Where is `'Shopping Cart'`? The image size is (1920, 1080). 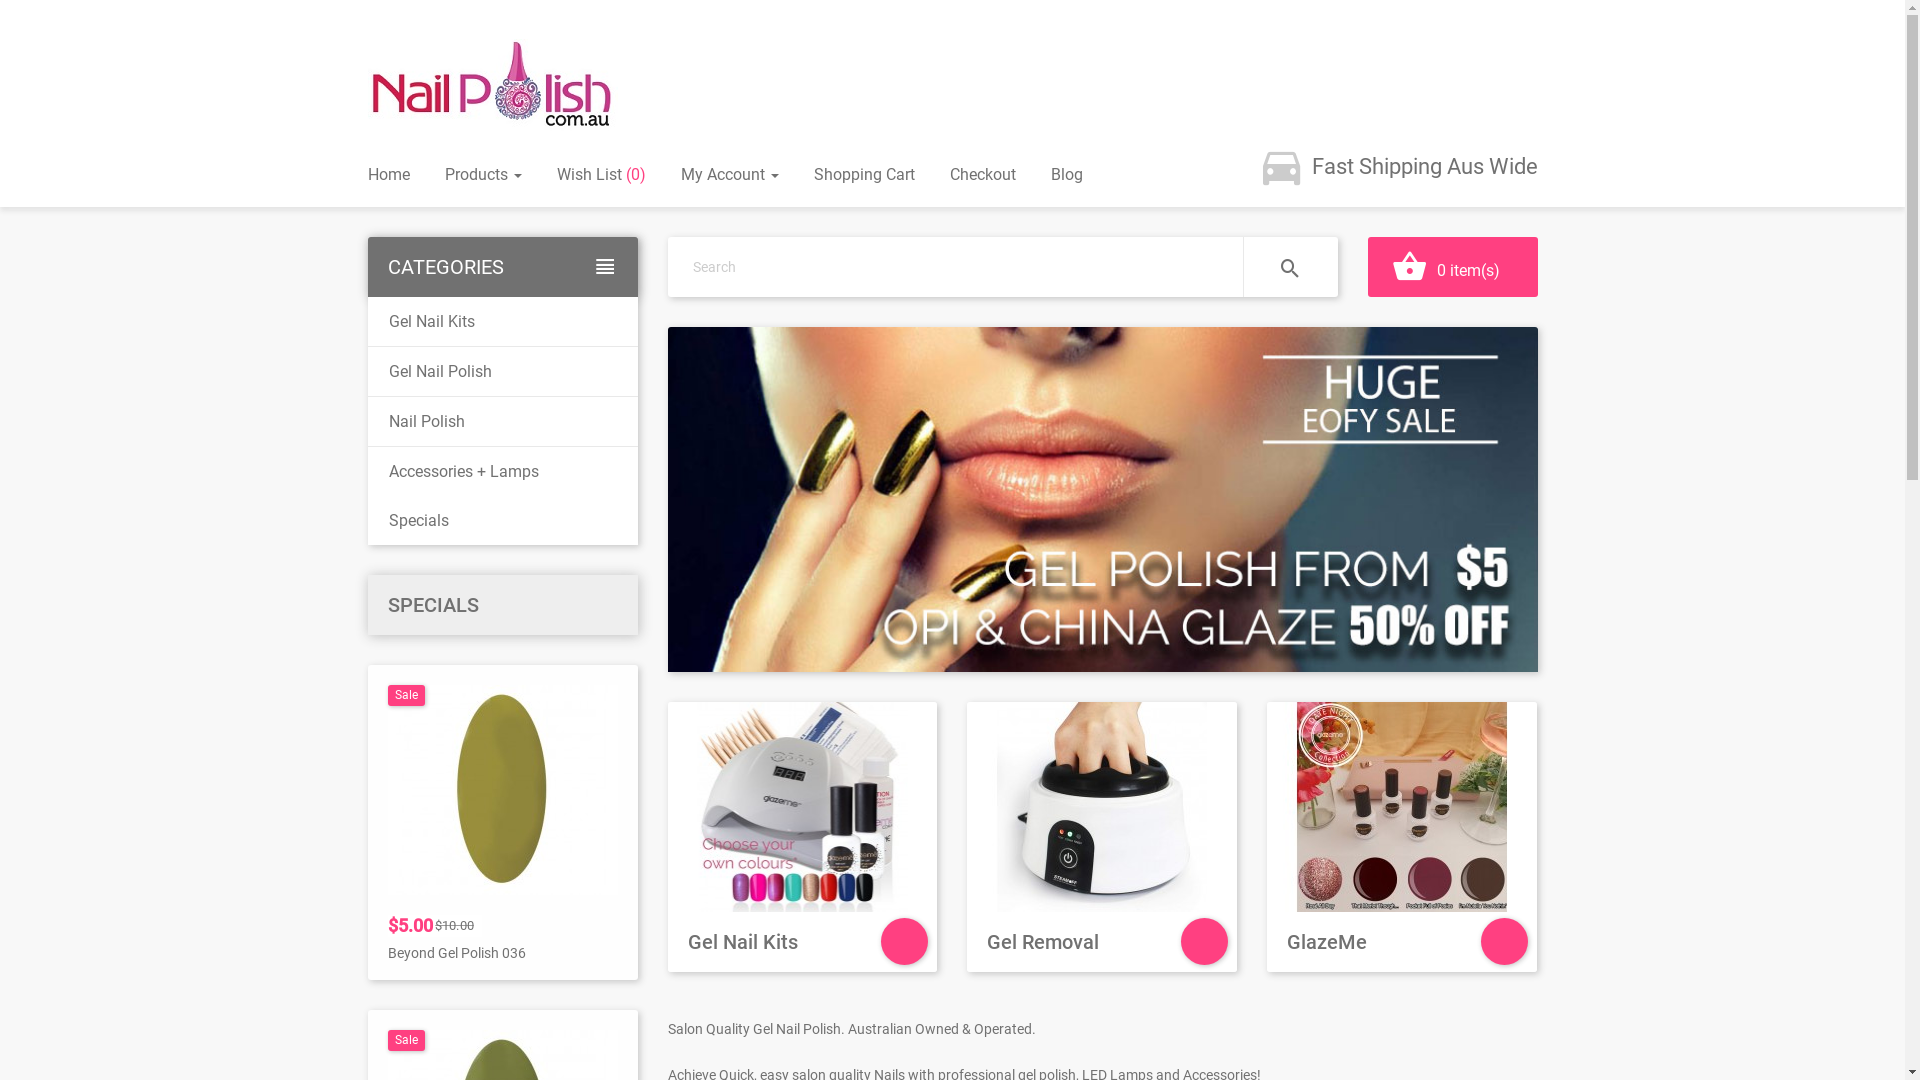 'Shopping Cart' is located at coordinates (864, 173).